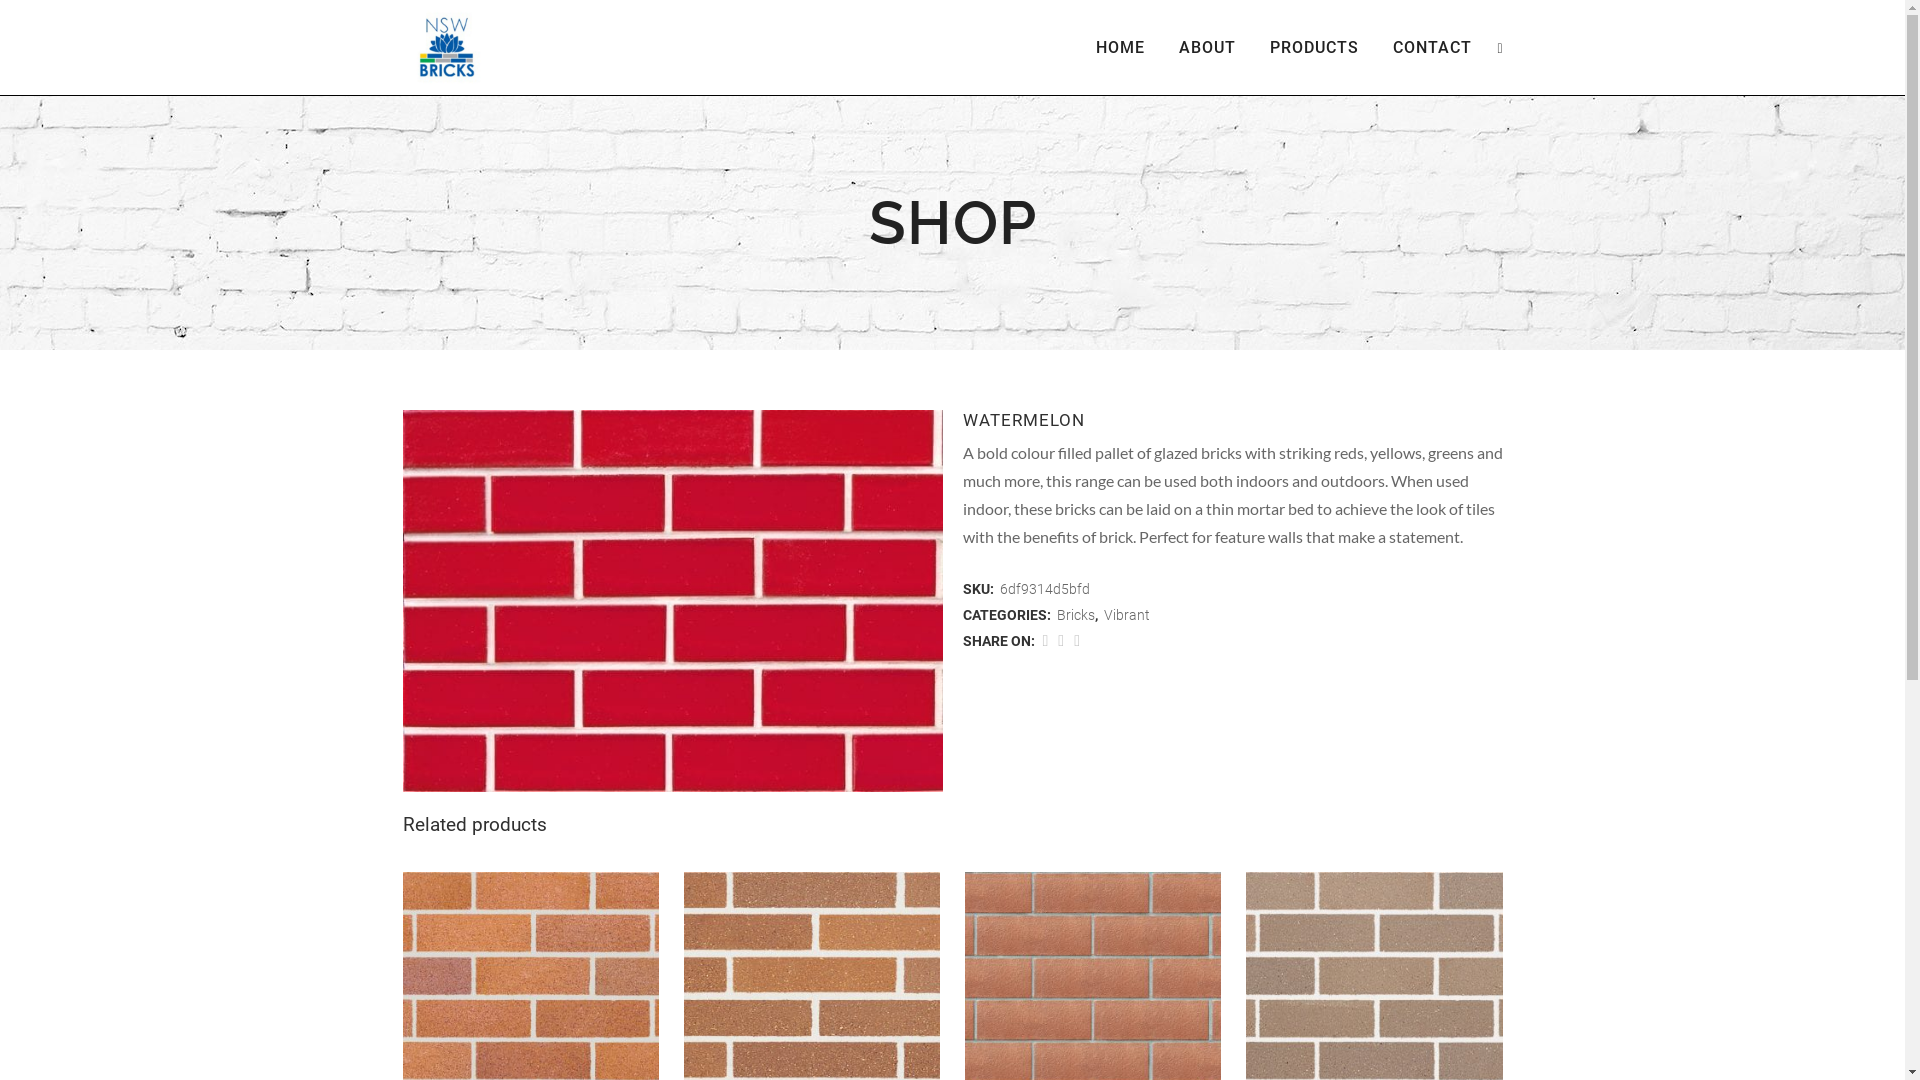 The width and height of the screenshot is (1920, 1080). Describe the element at coordinates (1059, 640) in the screenshot. I see `'Share on Twitter'` at that location.